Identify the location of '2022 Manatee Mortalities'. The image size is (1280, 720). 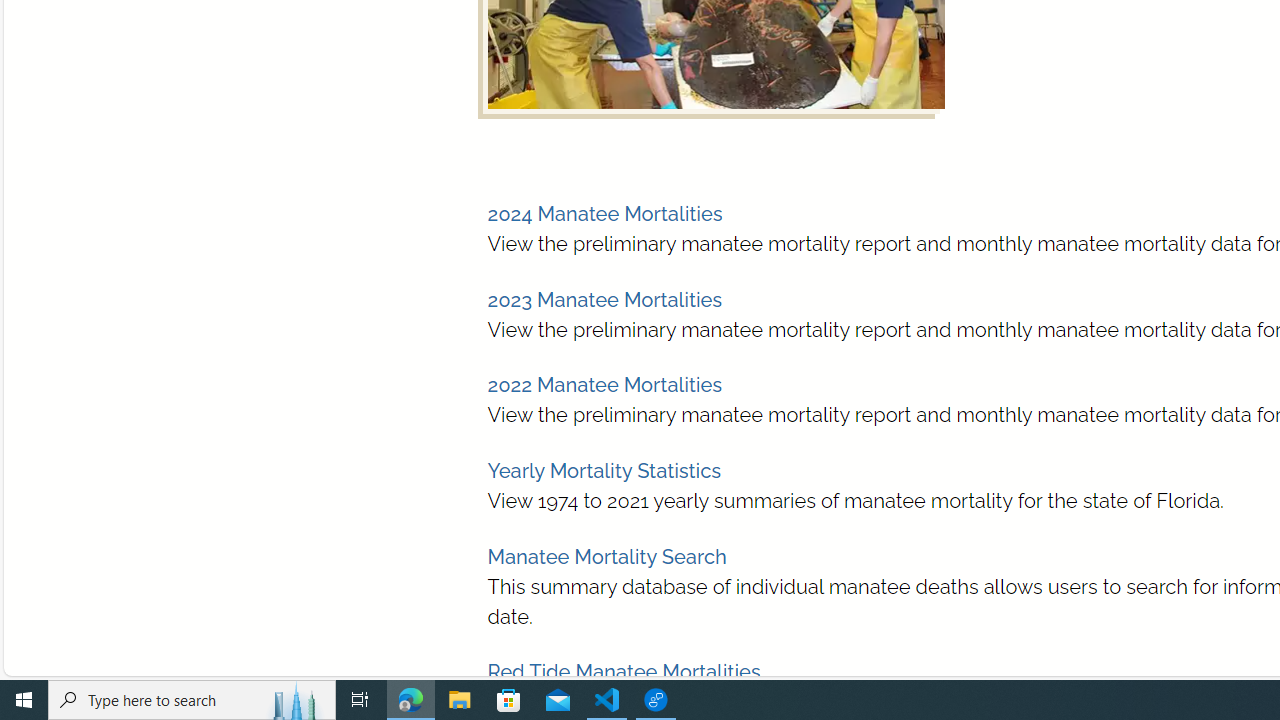
(603, 385).